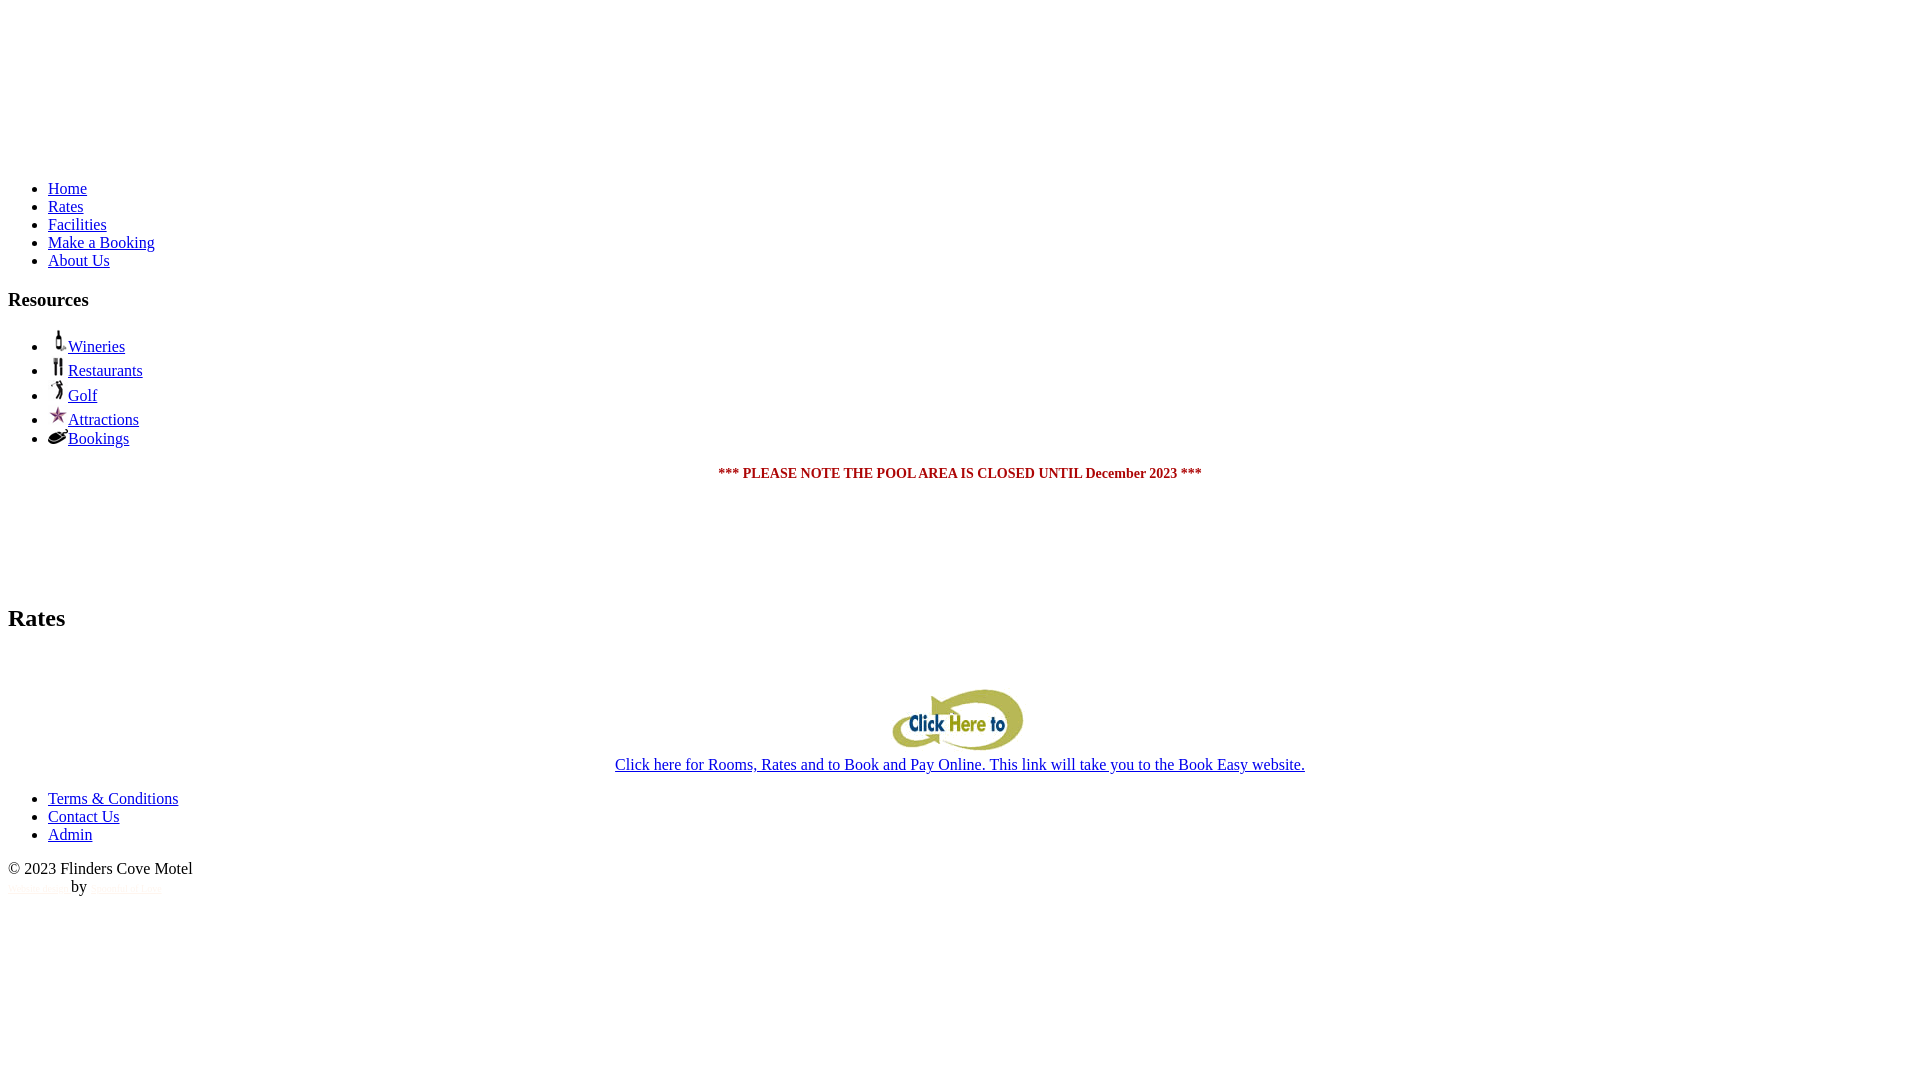 The image size is (1920, 1080). Describe the element at coordinates (92, 418) in the screenshot. I see `'Attractions'` at that location.